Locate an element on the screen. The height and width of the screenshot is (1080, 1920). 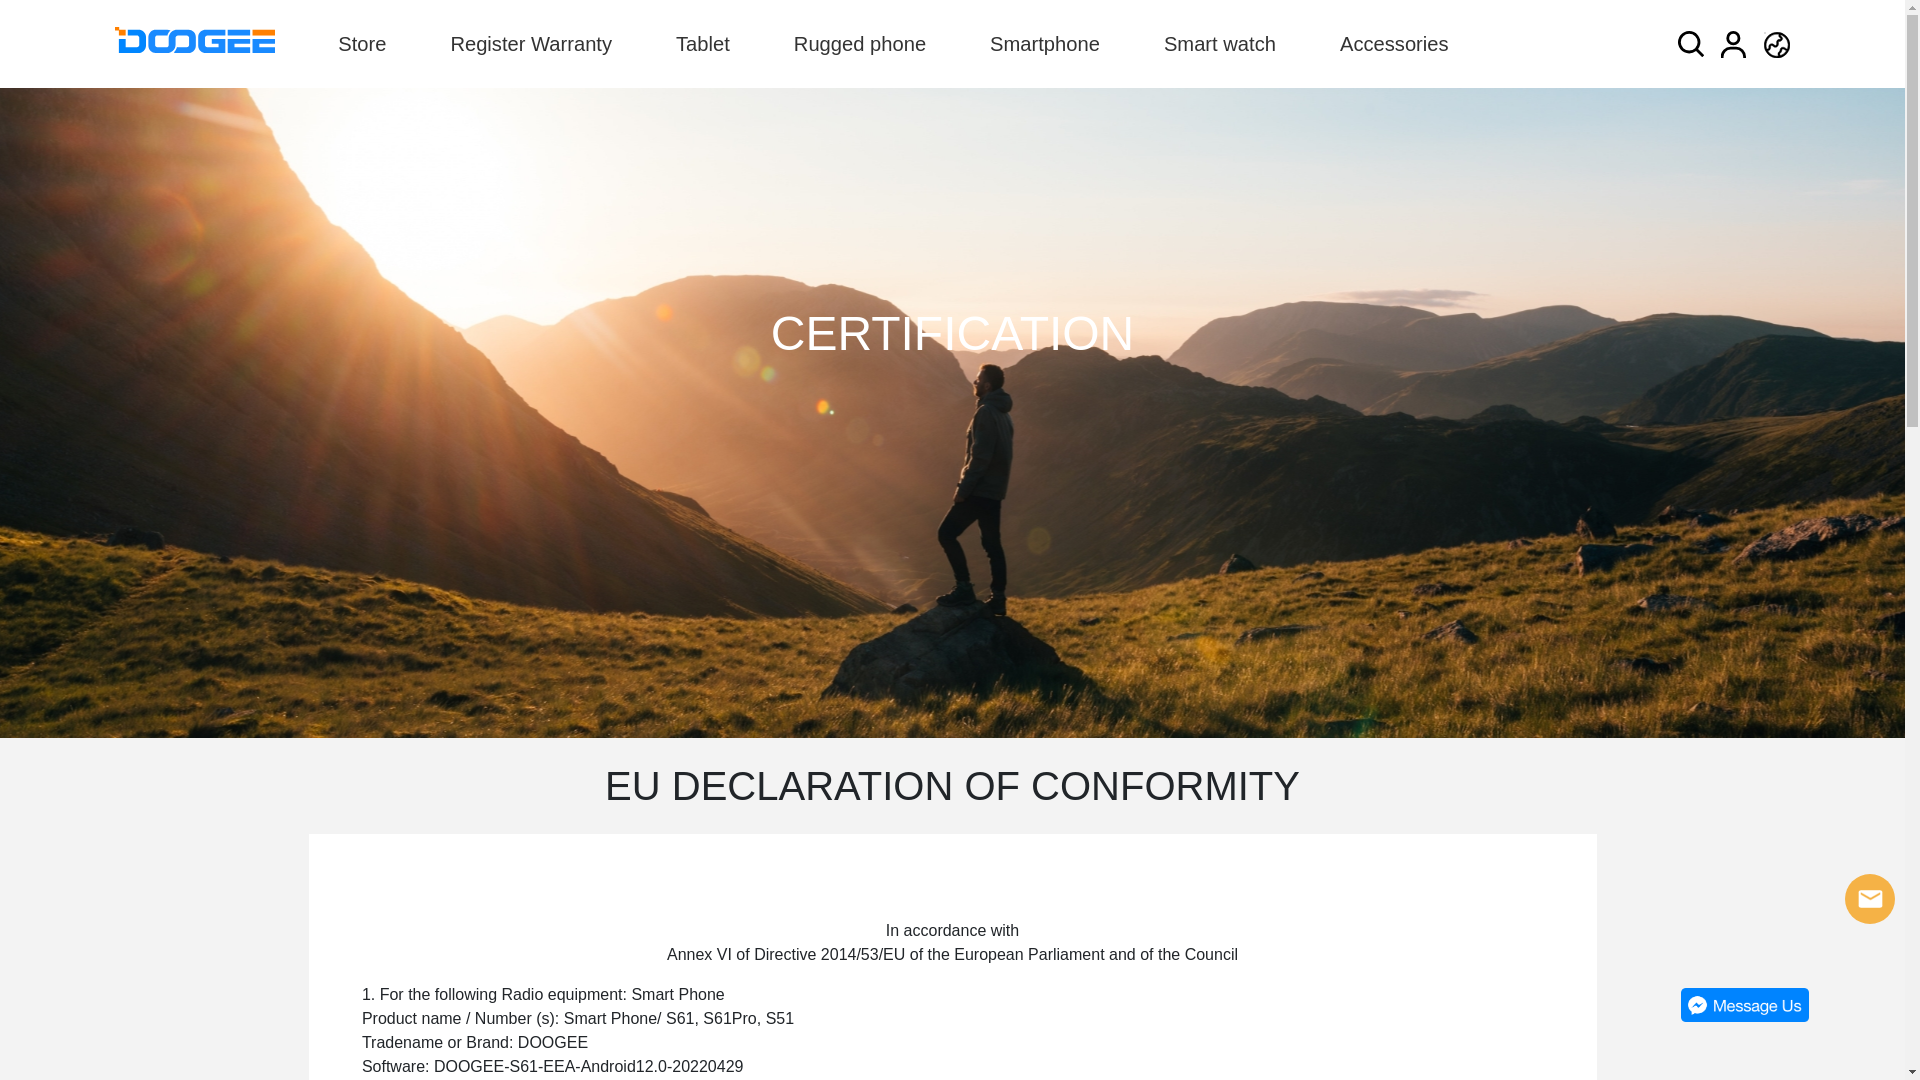
'Accessories' is located at coordinates (1339, 43).